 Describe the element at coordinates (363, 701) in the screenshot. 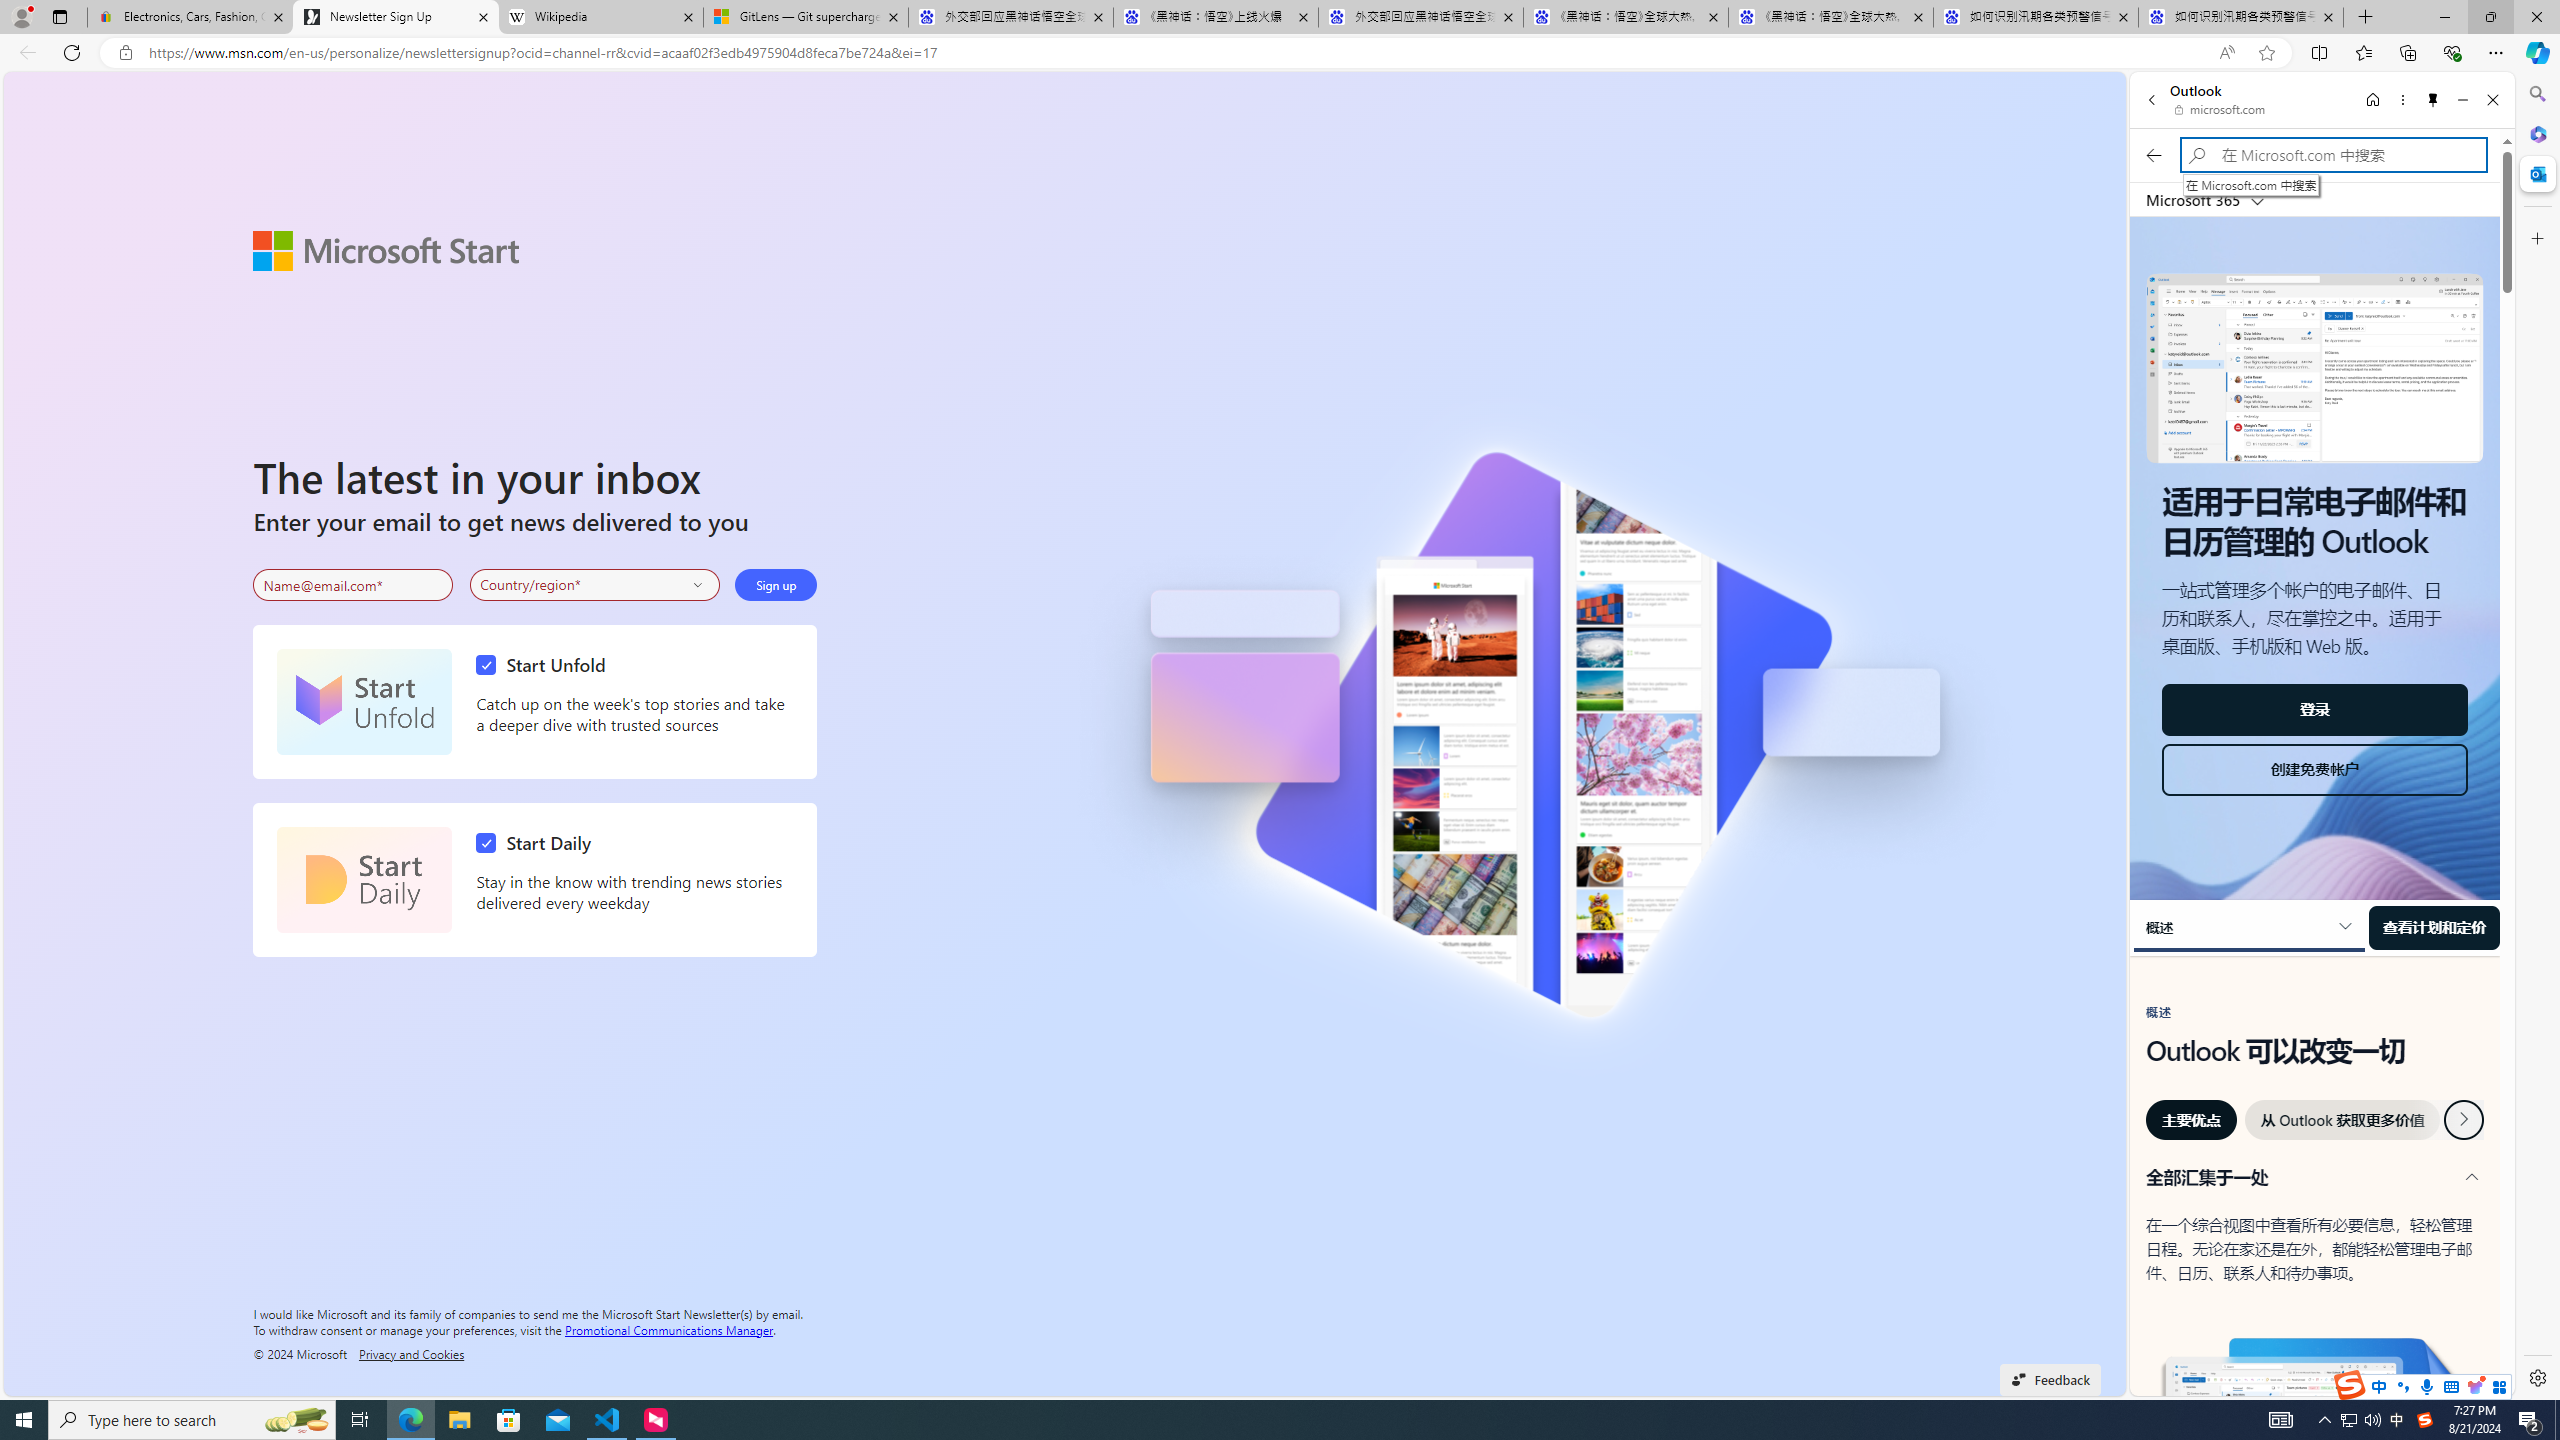

I see `'Start Unfold'` at that location.